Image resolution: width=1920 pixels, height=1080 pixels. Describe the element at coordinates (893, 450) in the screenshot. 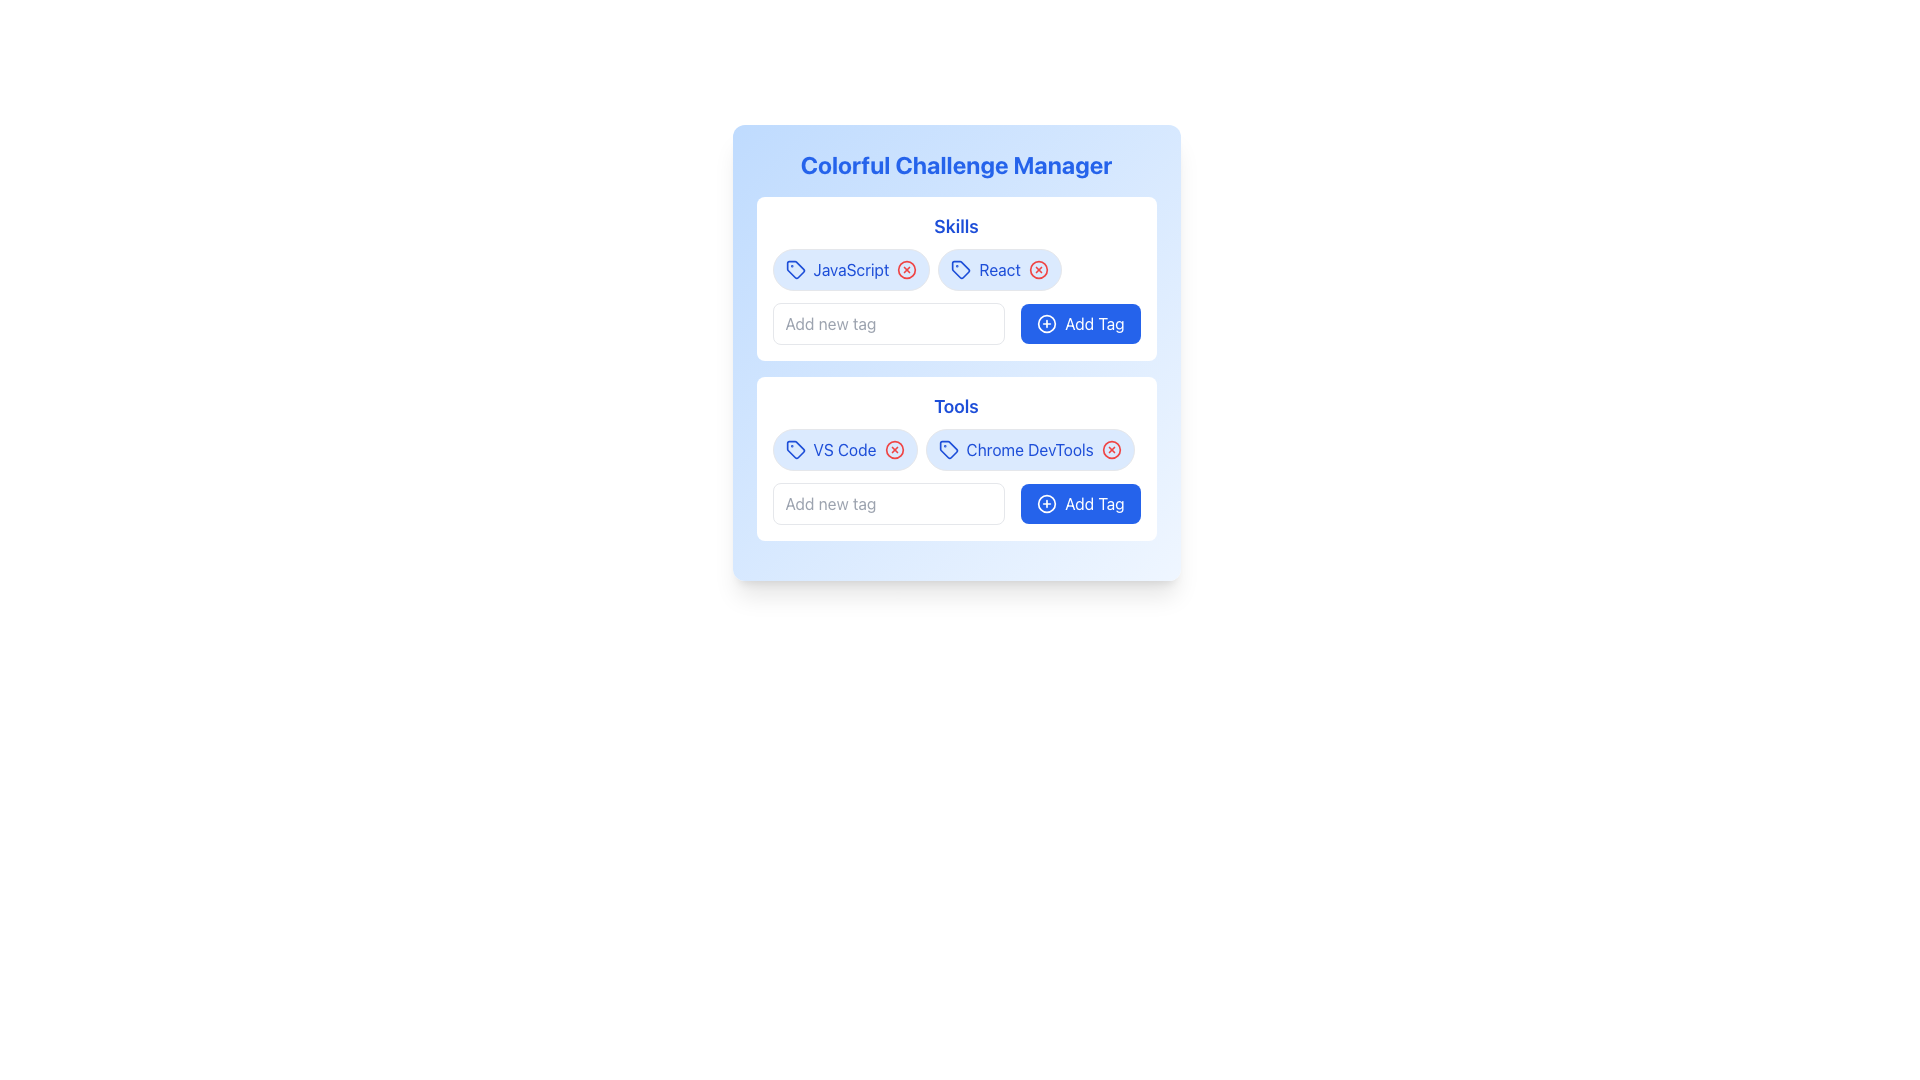

I see `the Circular SVG element of the delete button associated with the 'VS Code' tag` at that location.